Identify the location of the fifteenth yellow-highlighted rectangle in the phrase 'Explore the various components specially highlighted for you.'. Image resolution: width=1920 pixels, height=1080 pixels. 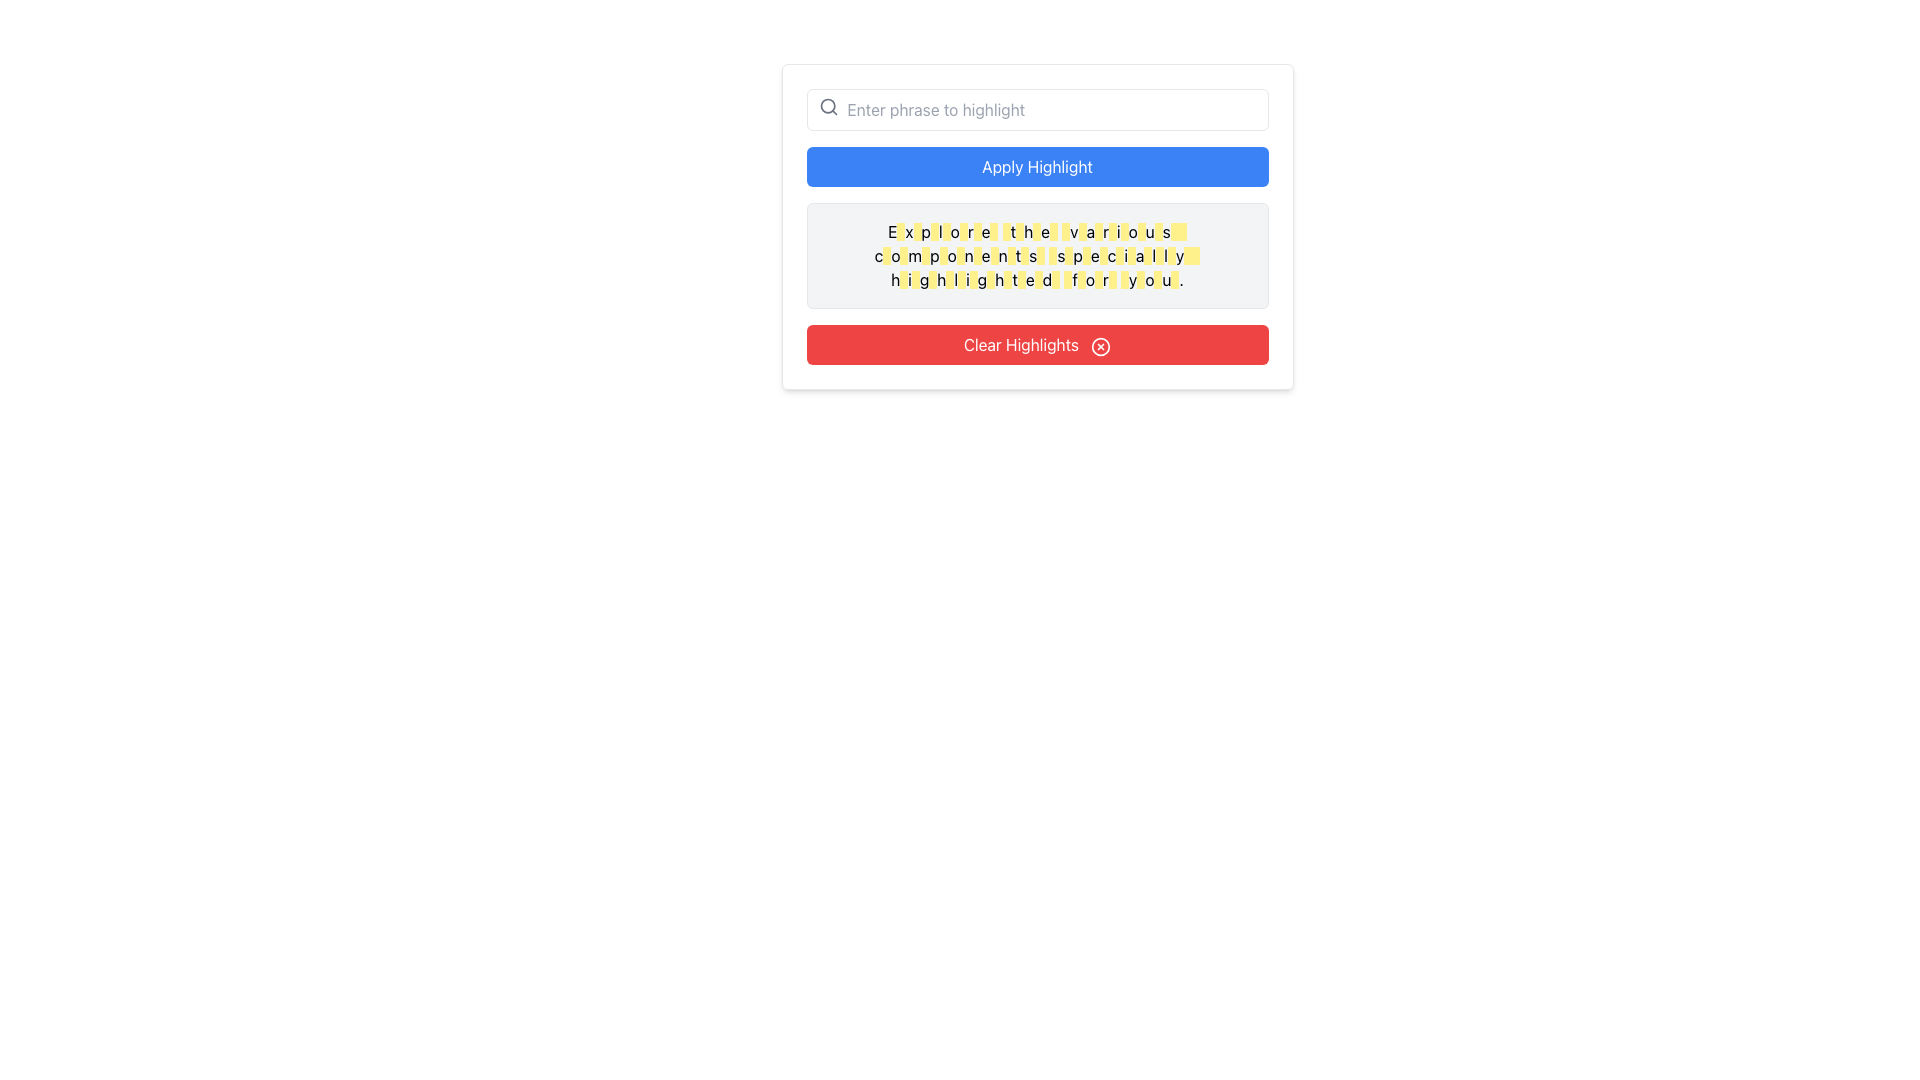
(1111, 230).